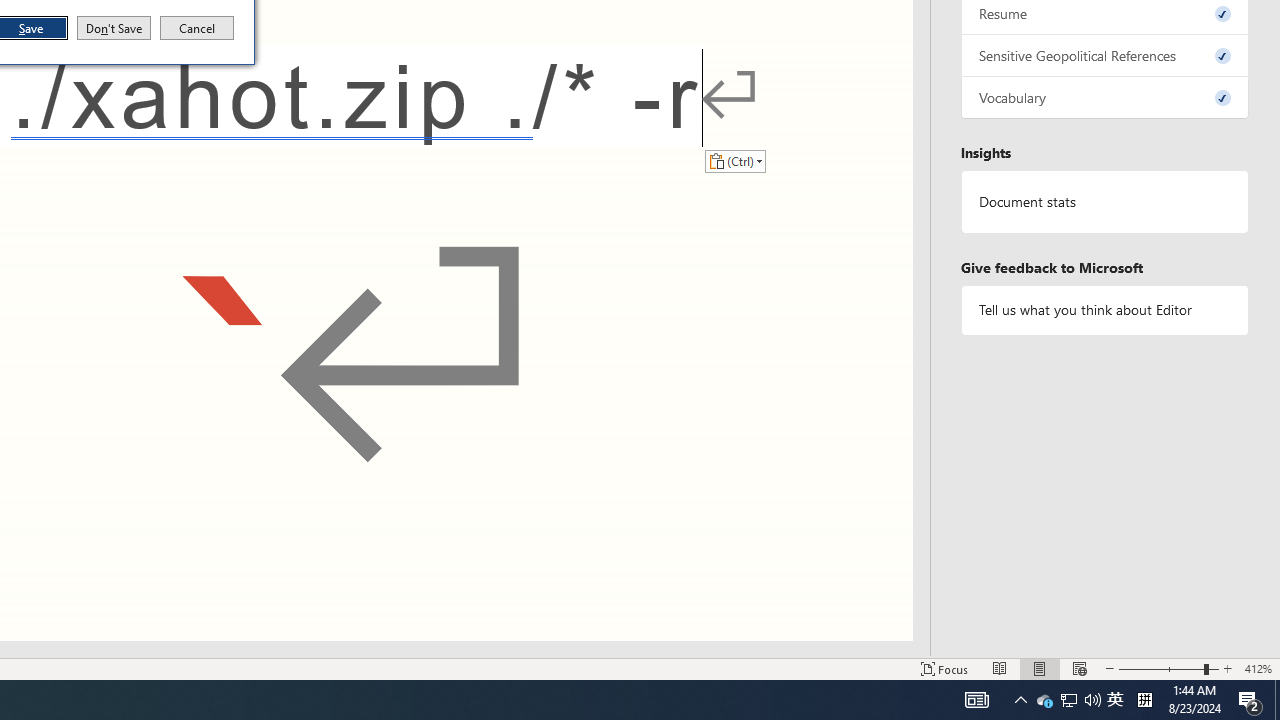 This screenshot has width=1280, height=720. I want to click on 'Tray Input Indicator - Chinese (Simplified, China)', so click(1144, 698).